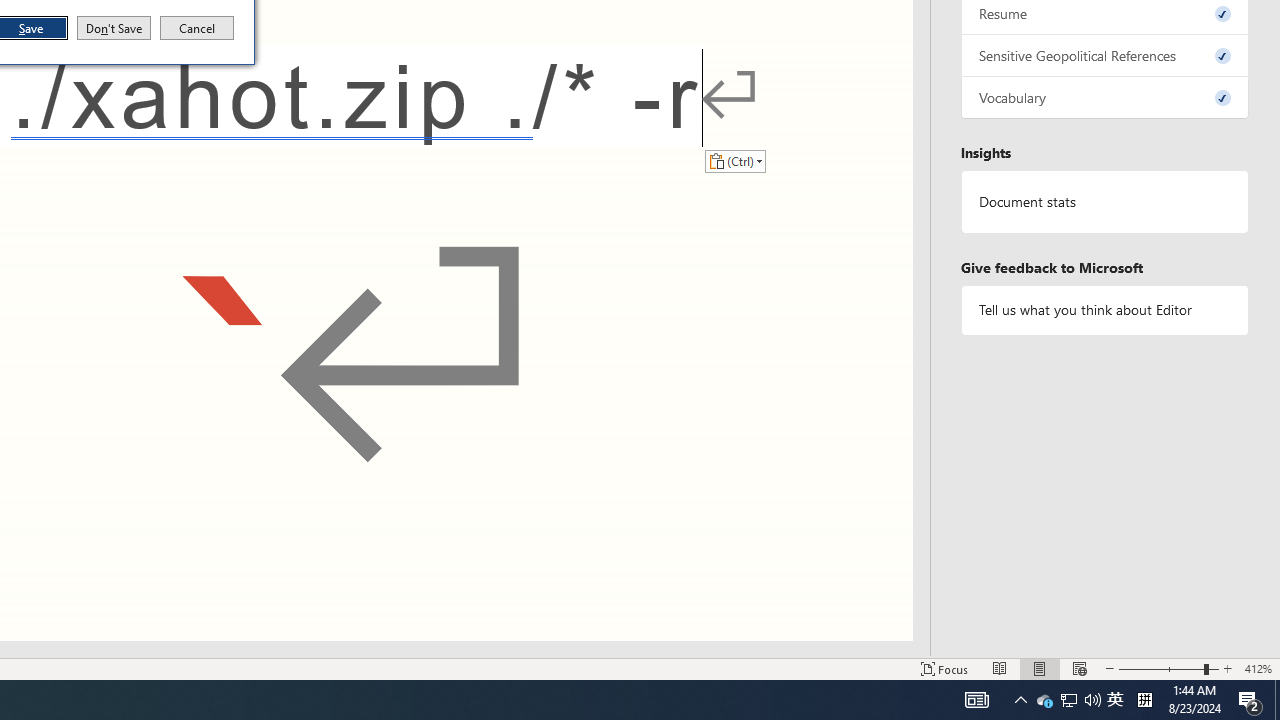 This screenshot has width=1280, height=720. I want to click on 'Tray Input Indicator - Chinese (Simplified, China)', so click(1144, 698).